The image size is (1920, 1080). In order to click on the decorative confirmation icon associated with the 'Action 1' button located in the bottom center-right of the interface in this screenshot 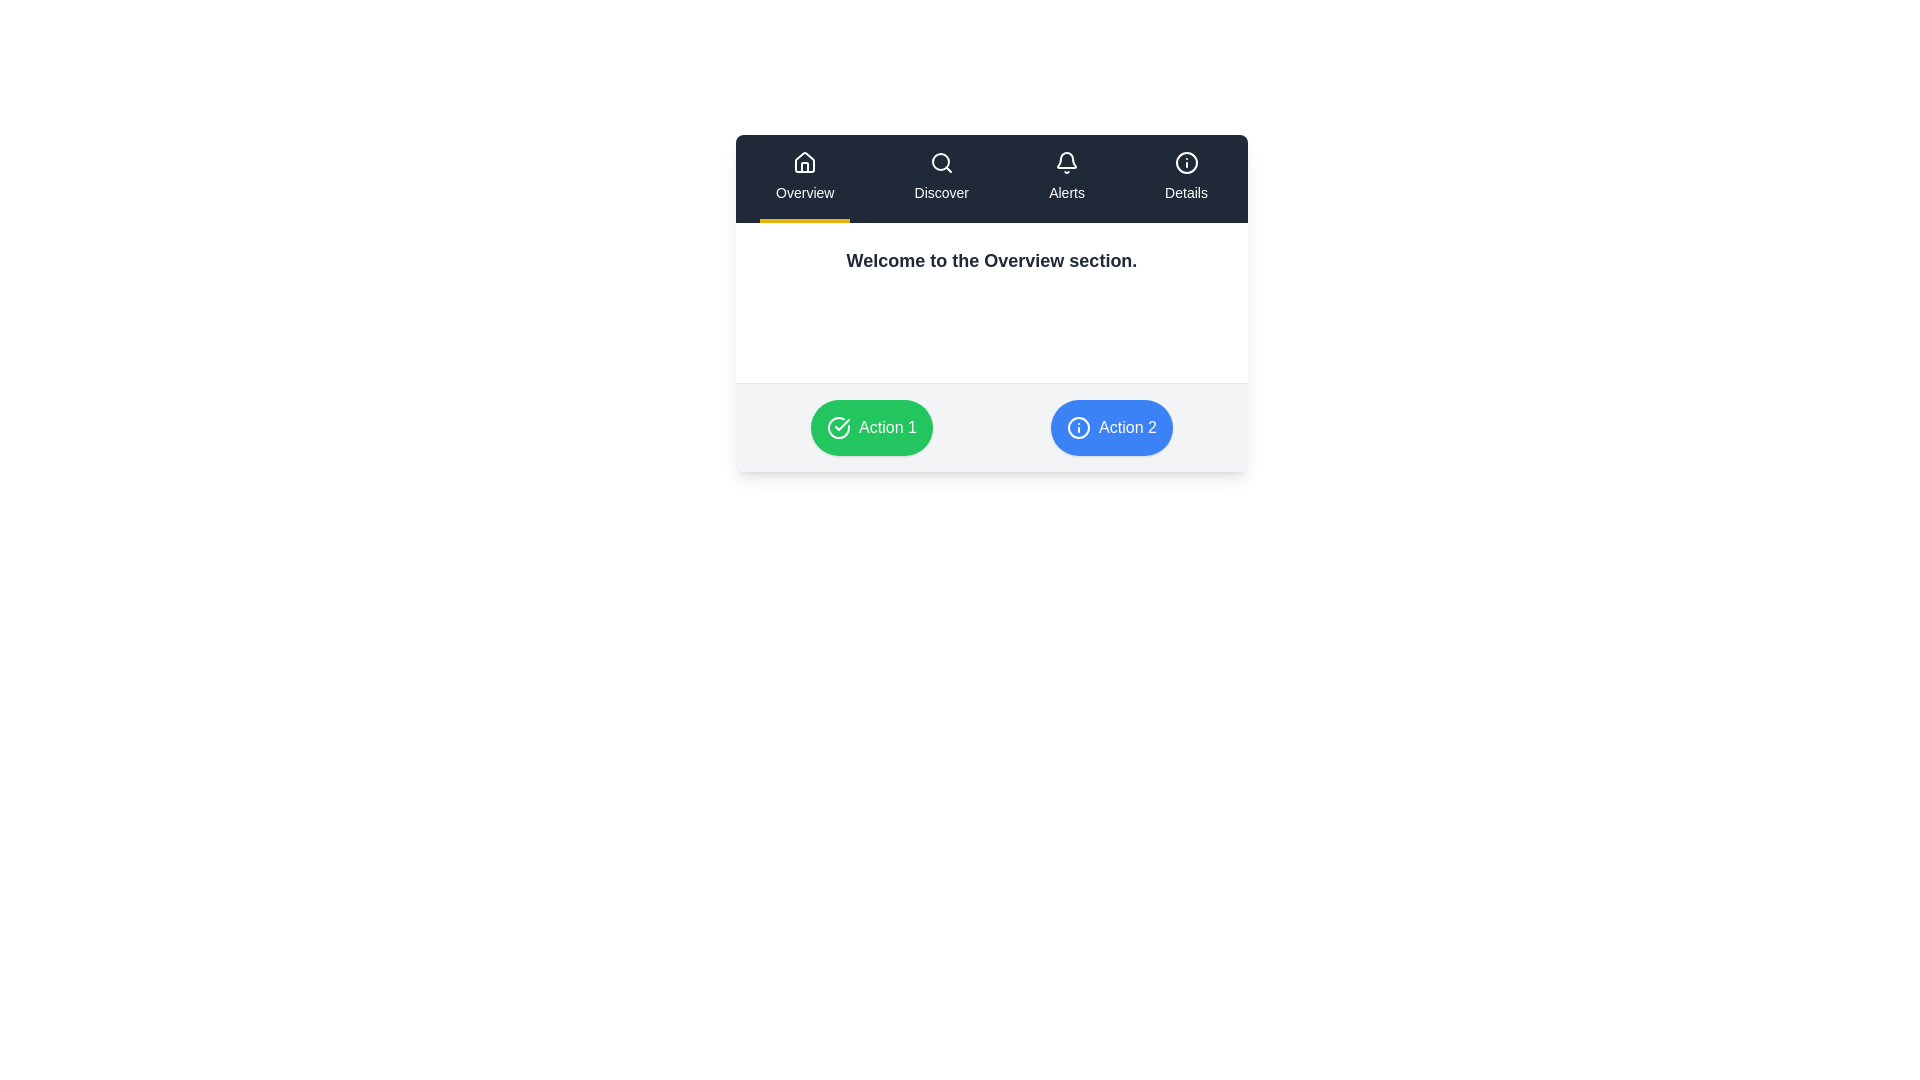, I will do `click(842, 423)`.